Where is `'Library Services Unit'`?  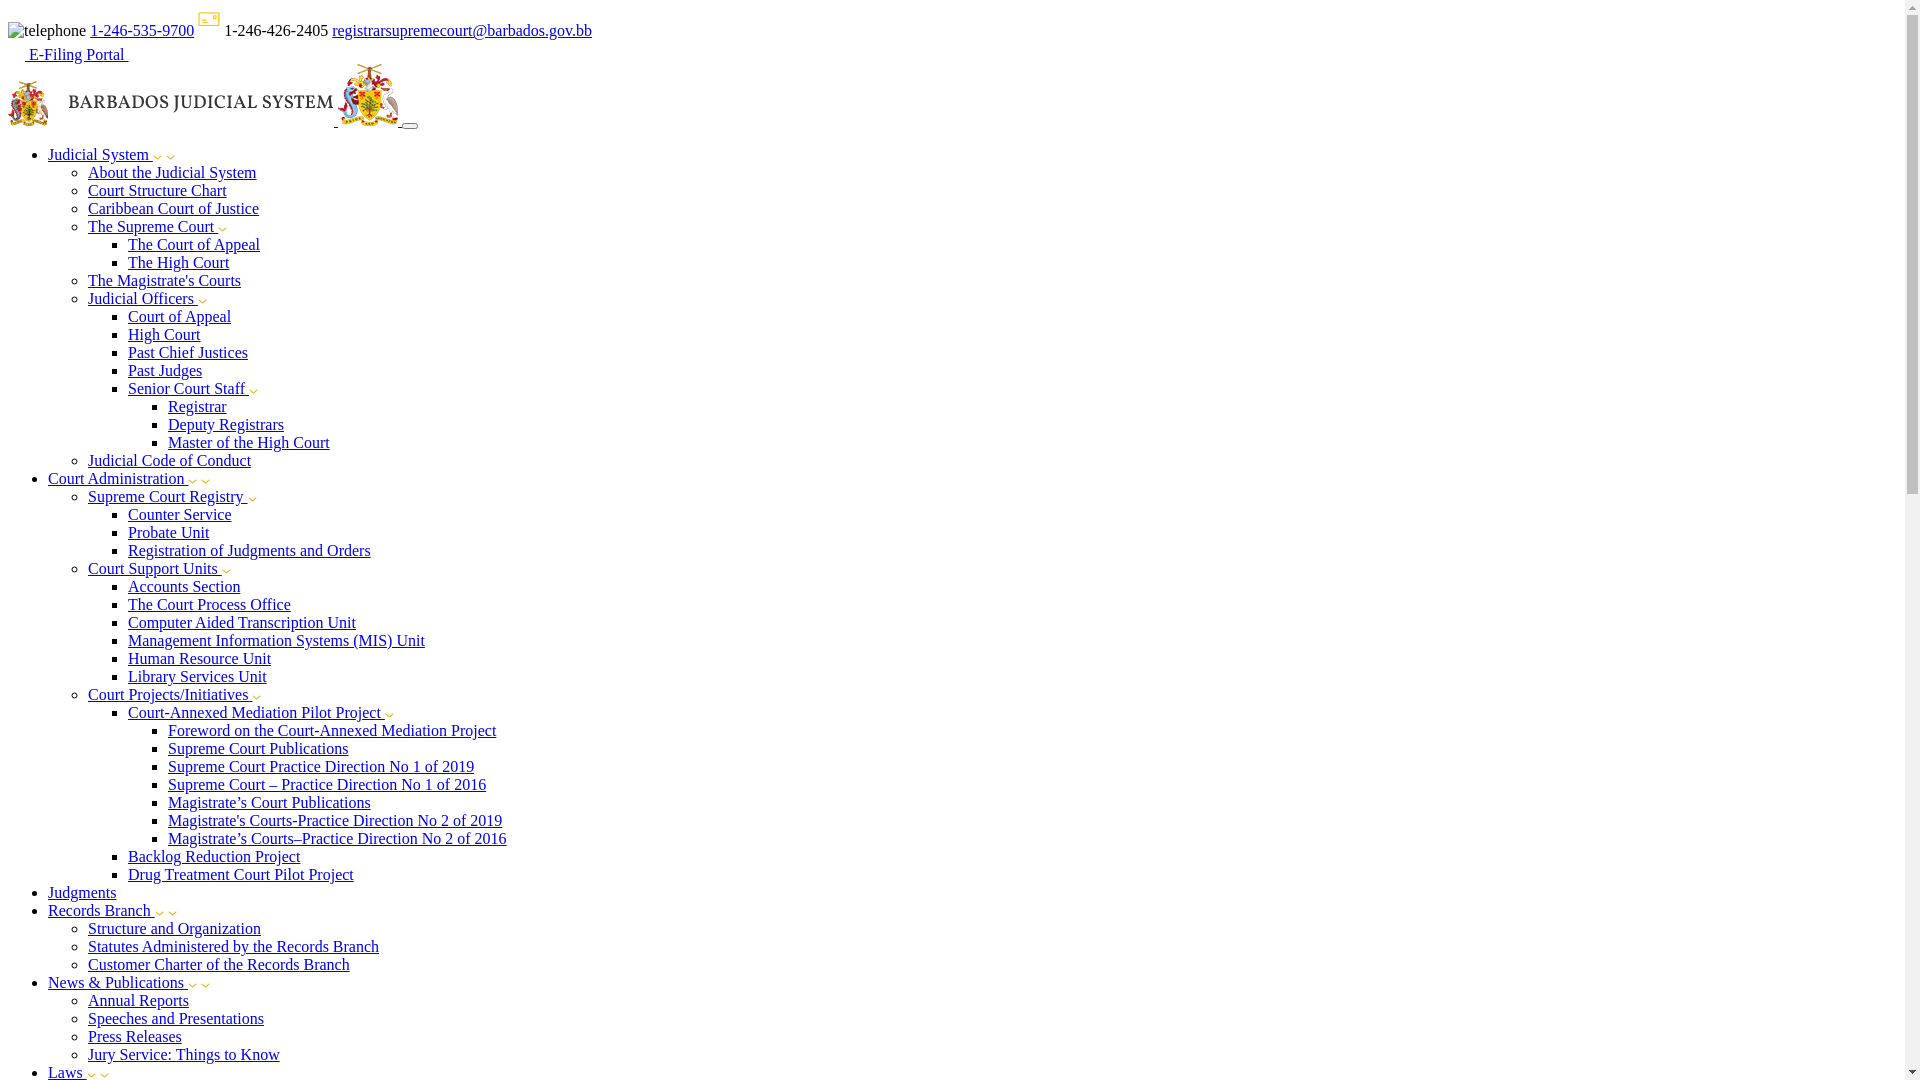 'Library Services Unit' is located at coordinates (197, 675).